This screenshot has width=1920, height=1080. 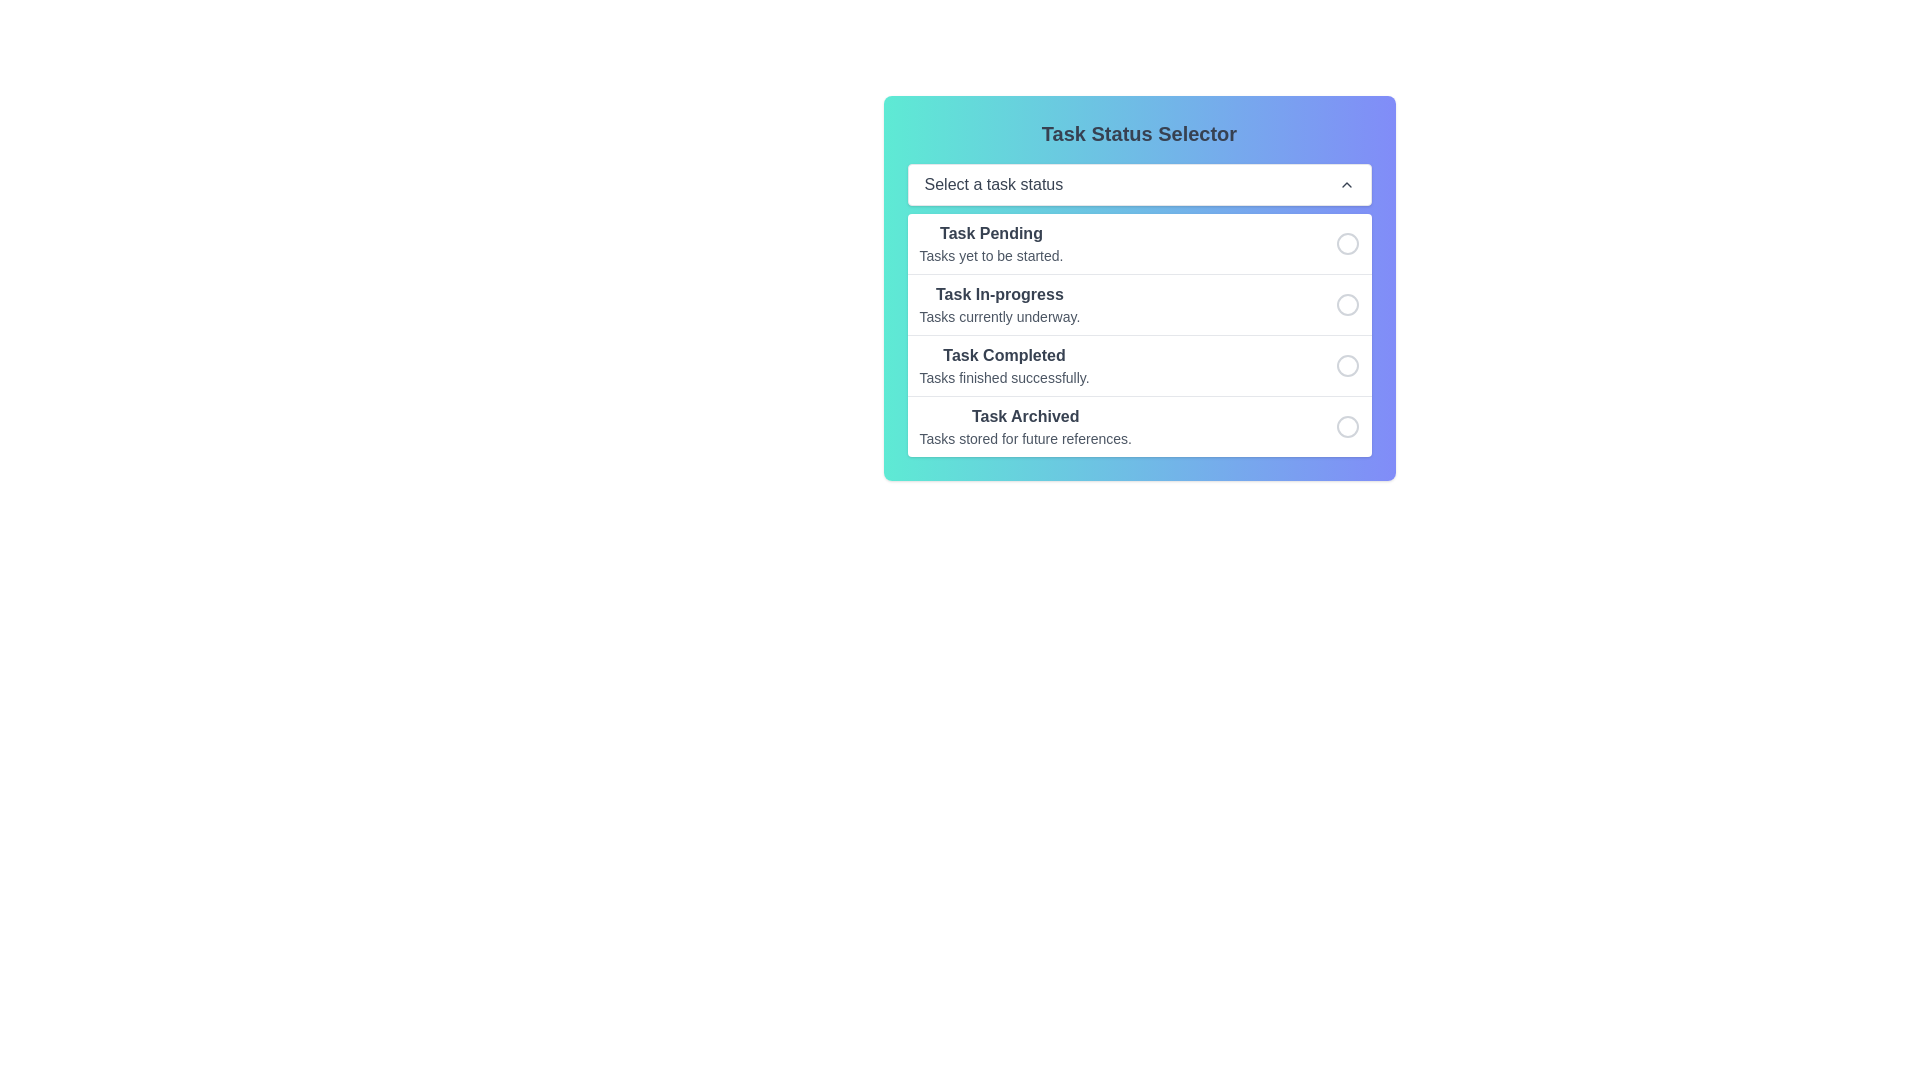 What do you see at coordinates (1347, 366) in the screenshot?
I see `the circular icon indicating 'Task Completed' status` at bounding box center [1347, 366].